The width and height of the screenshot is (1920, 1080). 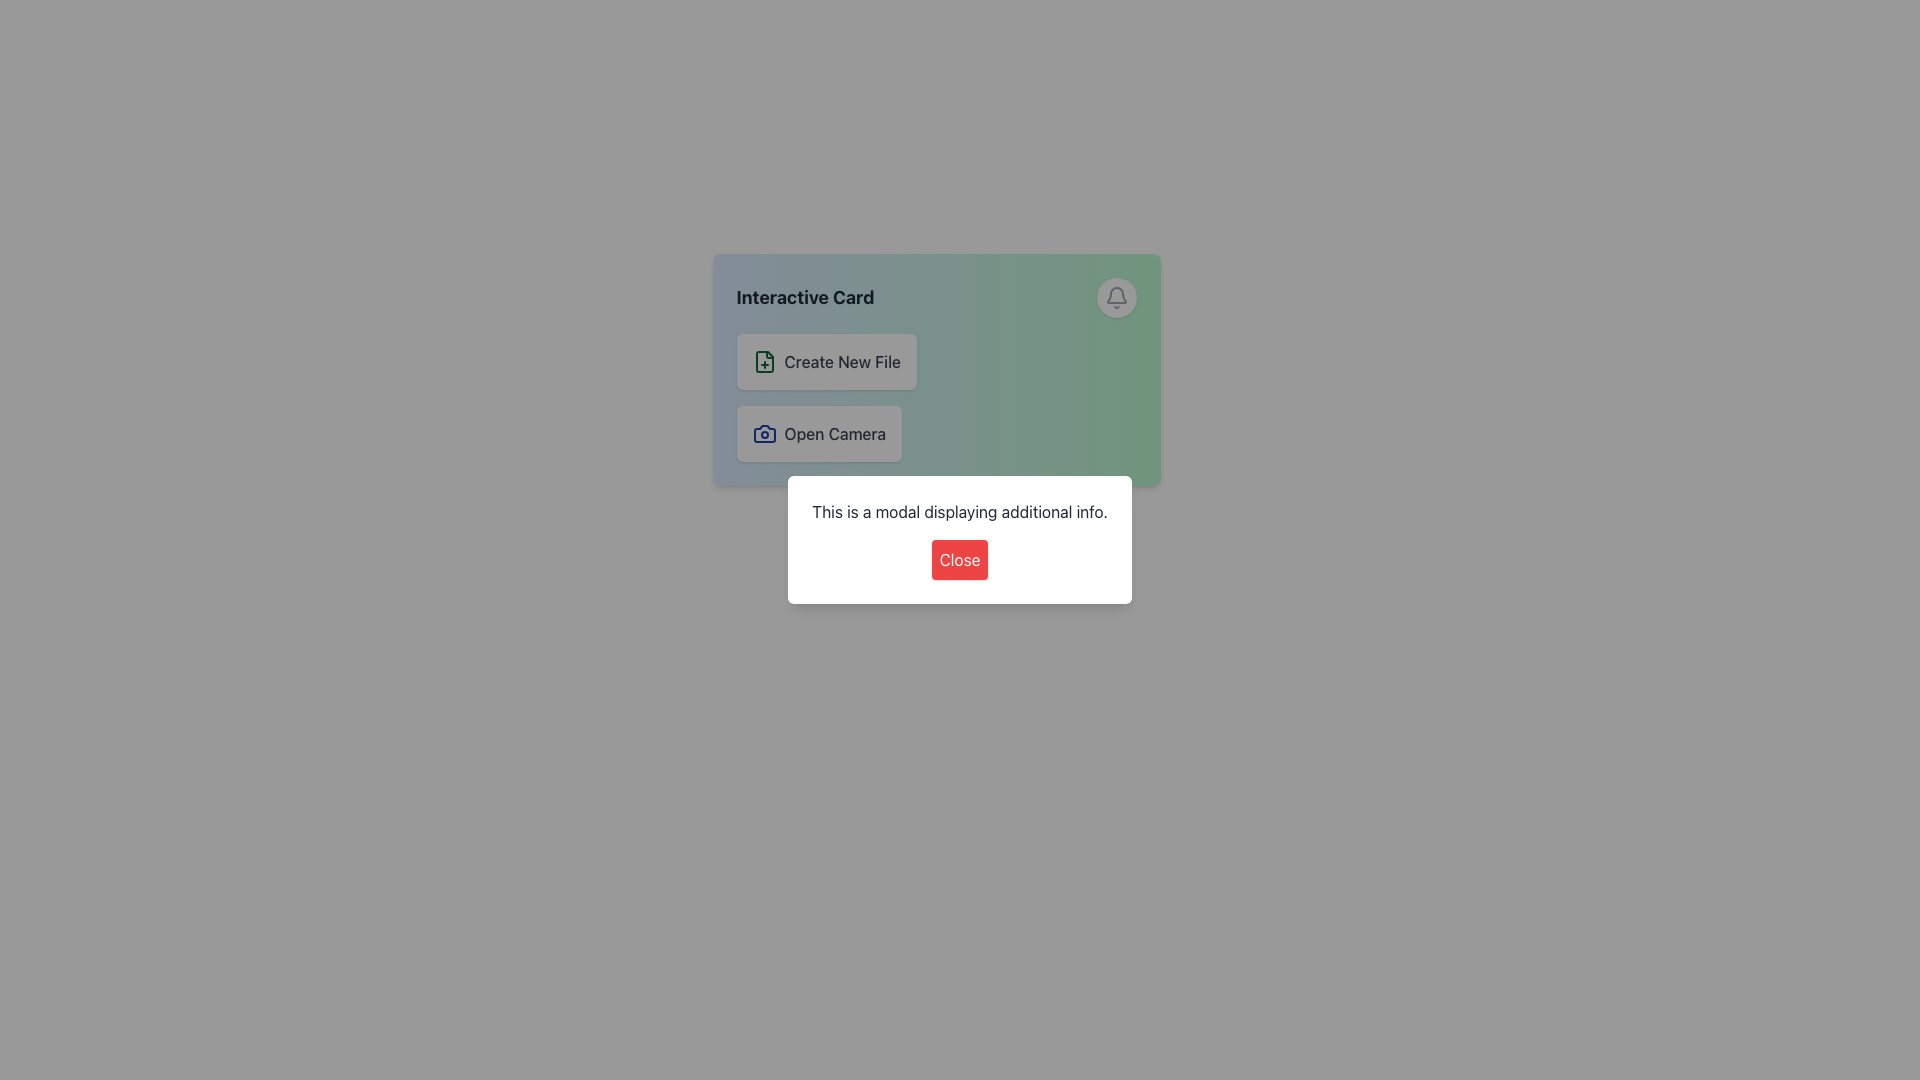 I want to click on the button located at the bottom of the modal dialog, so click(x=960, y=559).